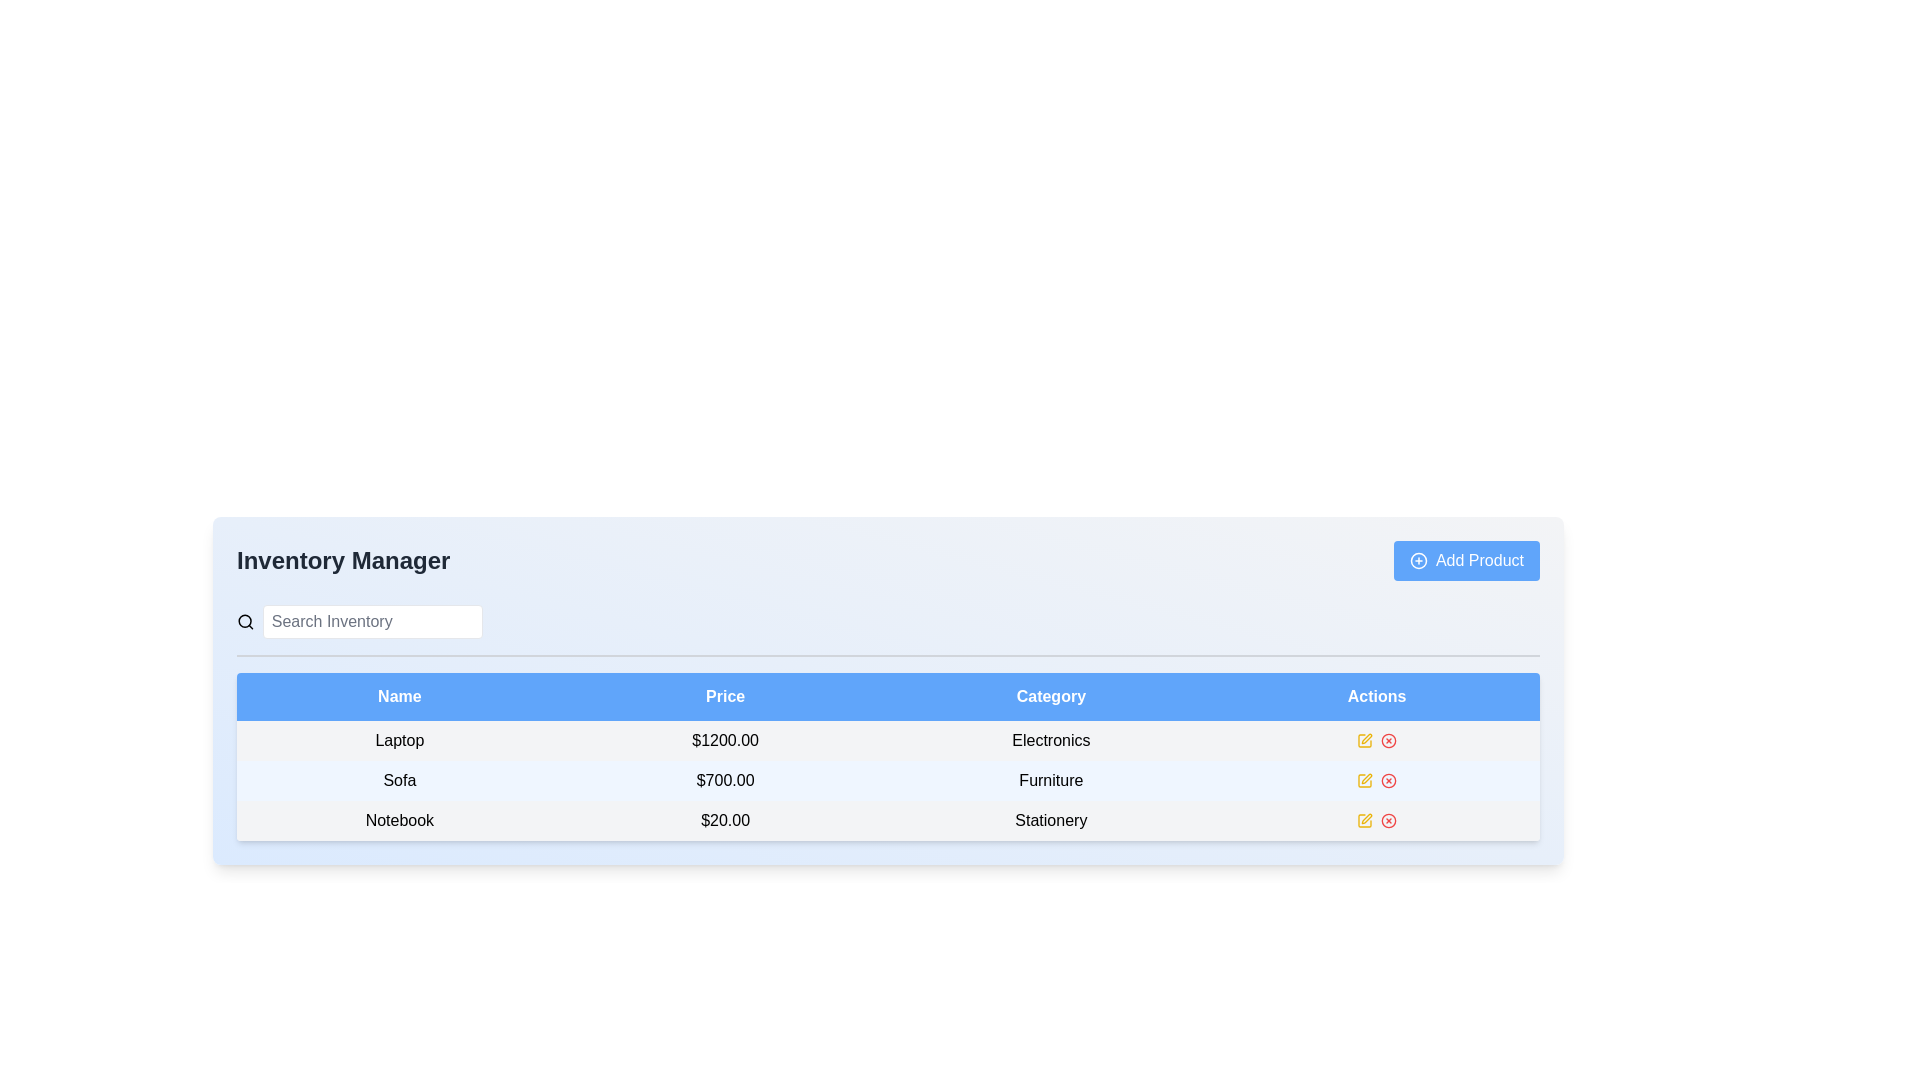 This screenshot has height=1080, width=1920. I want to click on the Icon group element in the 'Actions' column of the last row for the 'Stationery' item, so click(1376, 821).